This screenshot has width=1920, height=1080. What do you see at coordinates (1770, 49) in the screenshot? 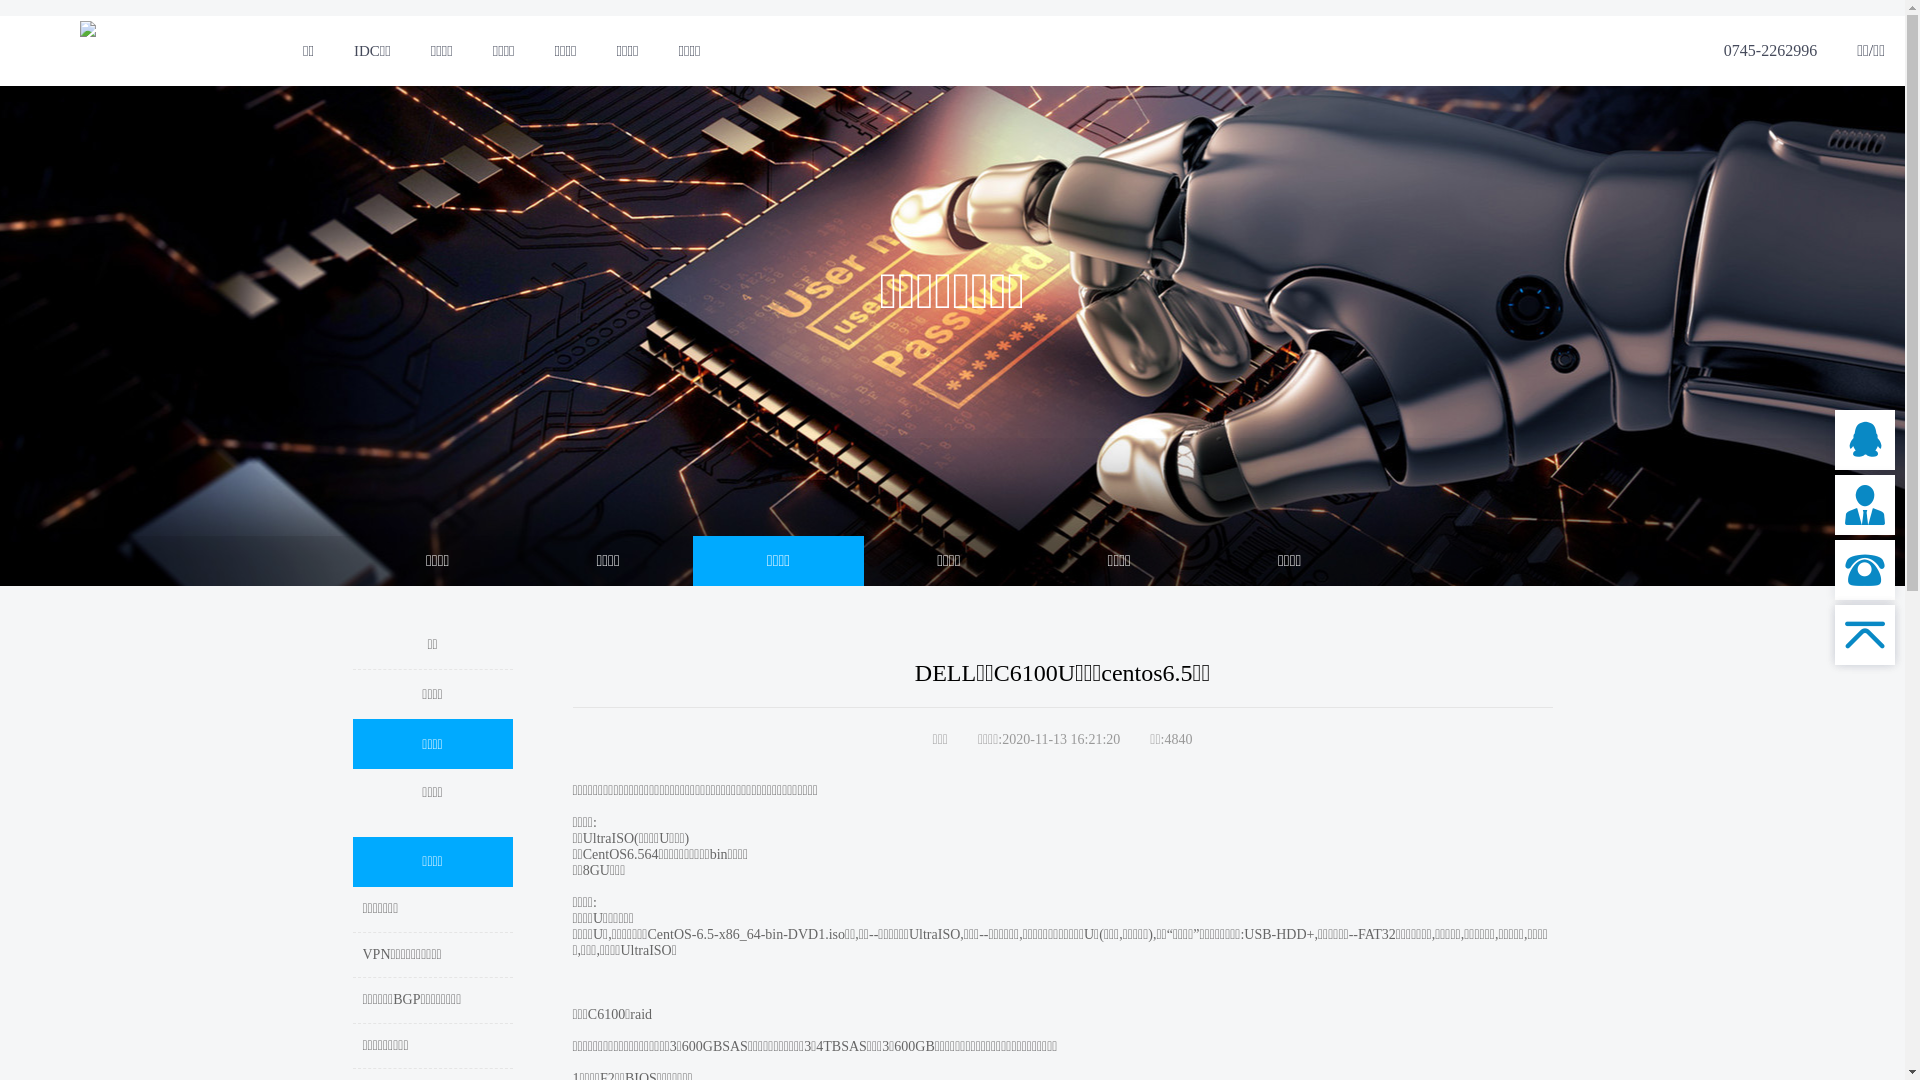
I see `'0745-2262996'` at bounding box center [1770, 49].